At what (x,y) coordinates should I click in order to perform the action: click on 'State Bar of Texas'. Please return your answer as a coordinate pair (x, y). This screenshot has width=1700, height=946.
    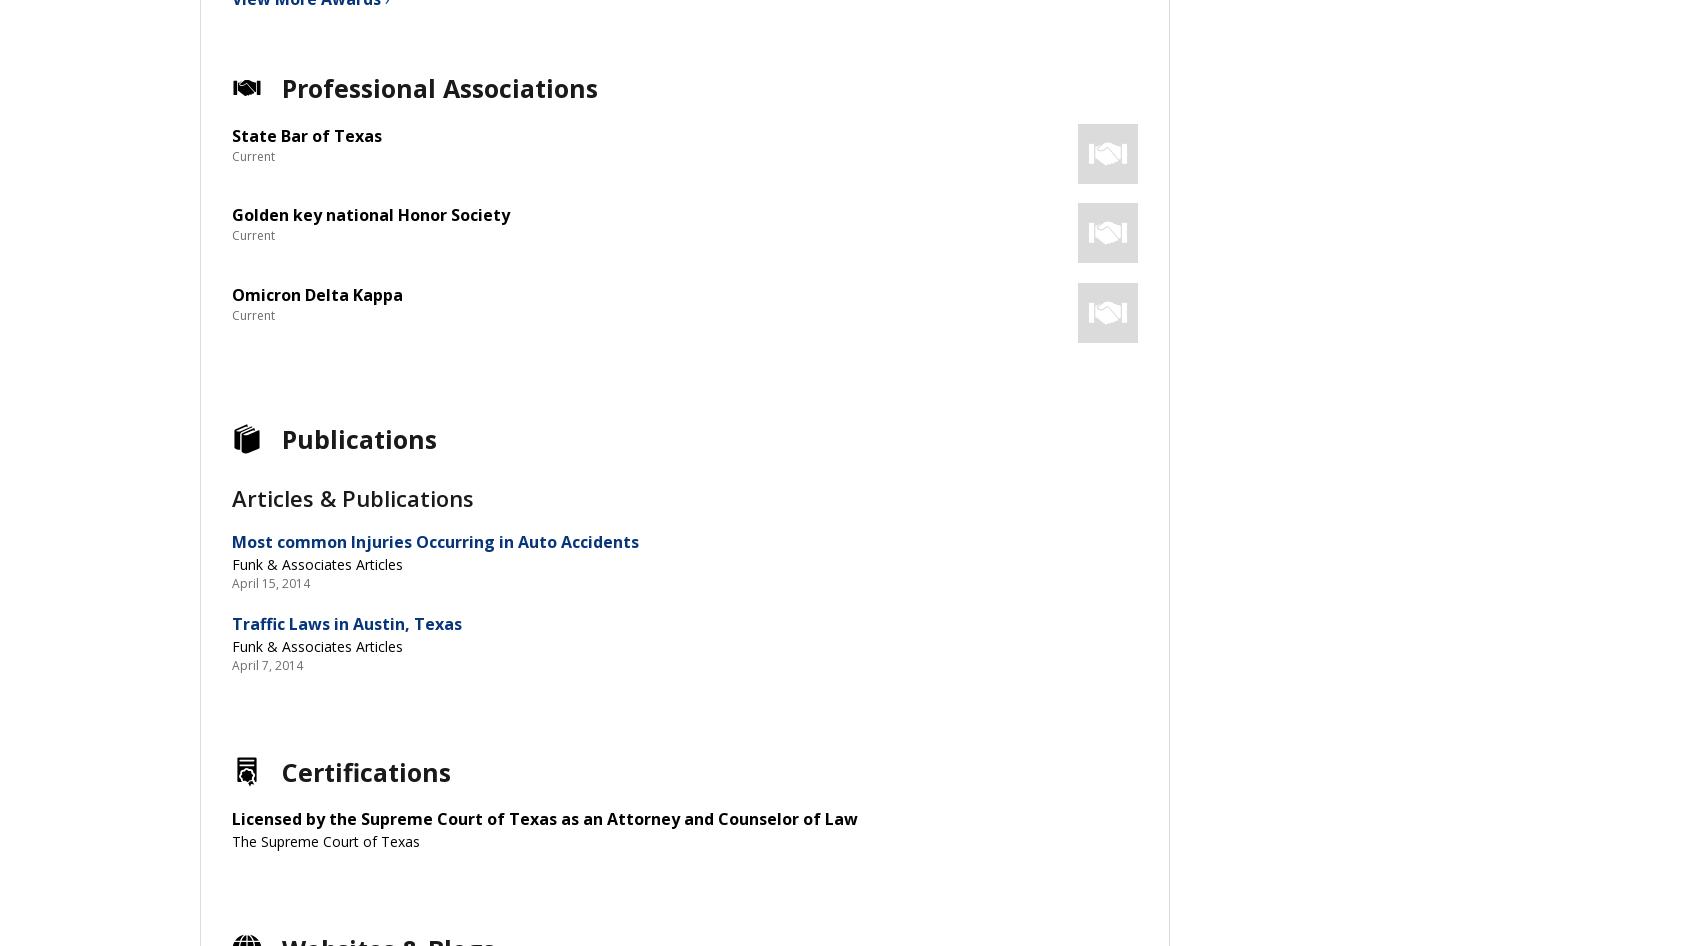
    Looking at the image, I should click on (307, 135).